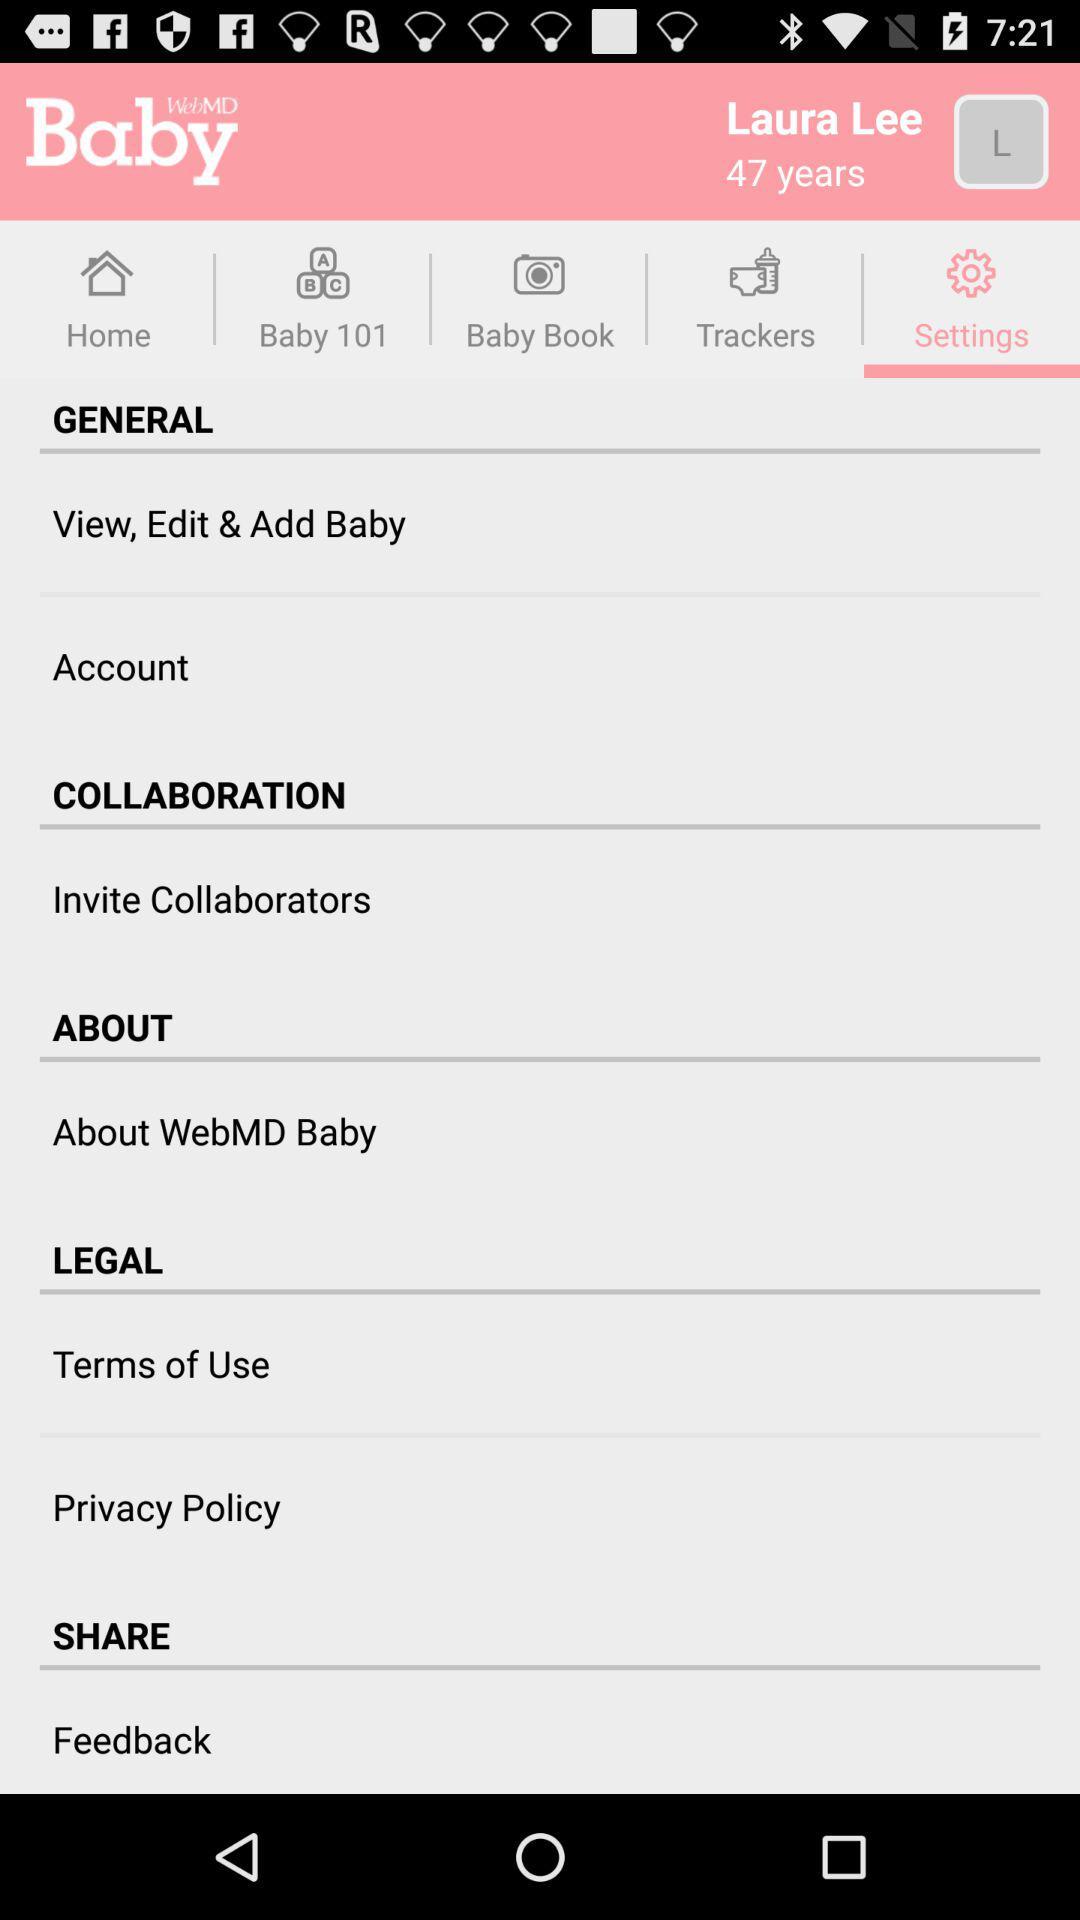 Image resolution: width=1080 pixels, height=1920 pixels. Describe the element at coordinates (540, 826) in the screenshot. I see `item above invite collaborators` at that location.